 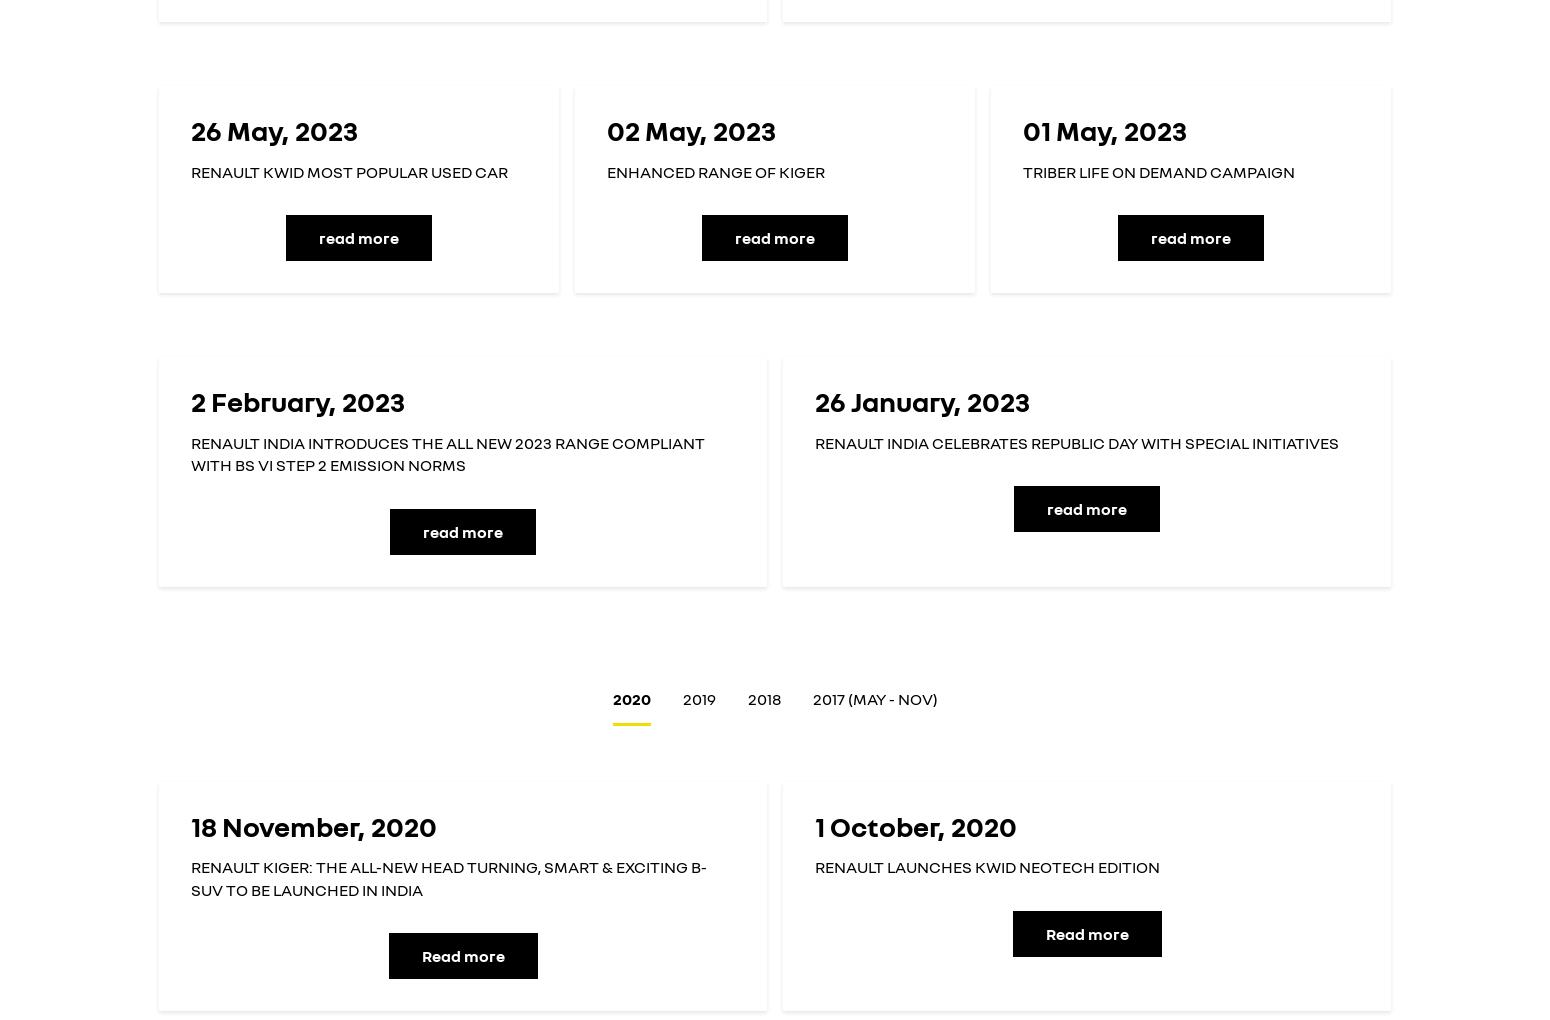 What do you see at coordinates (690, 130) in the screenshot?
I see `'02 May, 2023'` at bounding box center [690, 130].